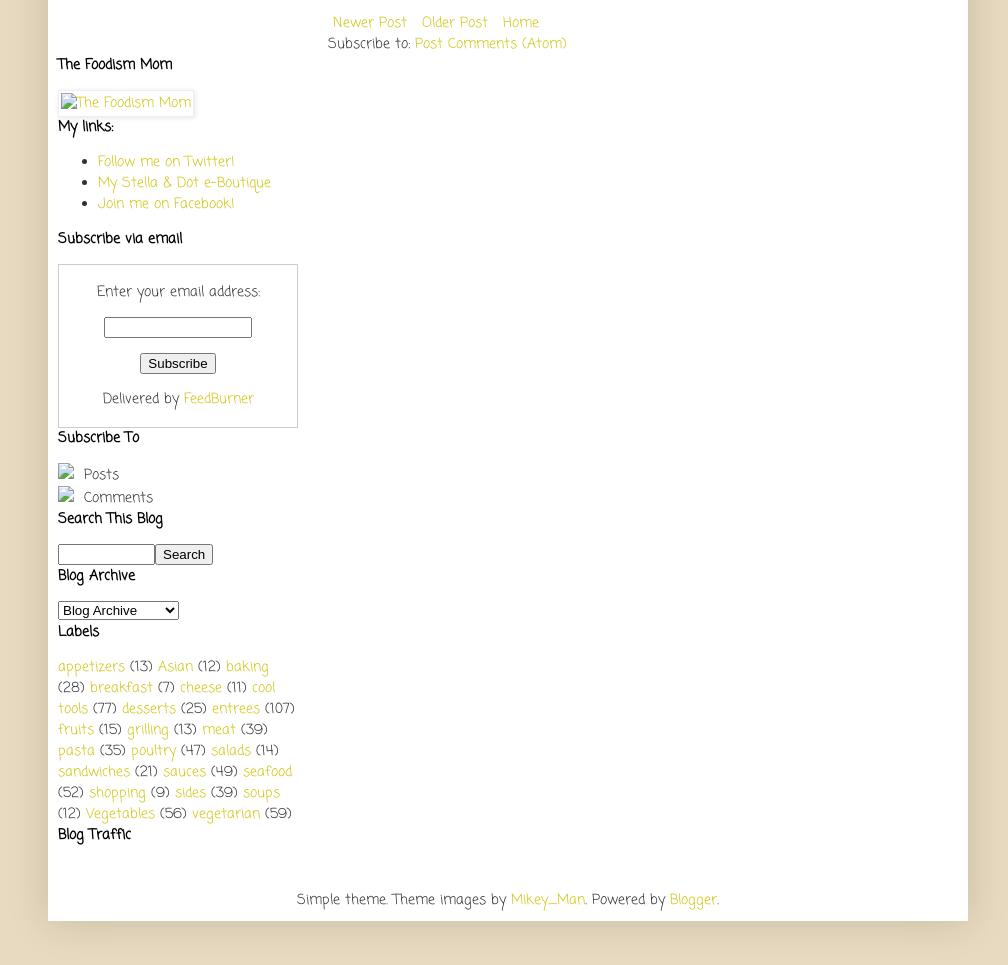  I want to click on 'Blog Archive', so click(96, 575).